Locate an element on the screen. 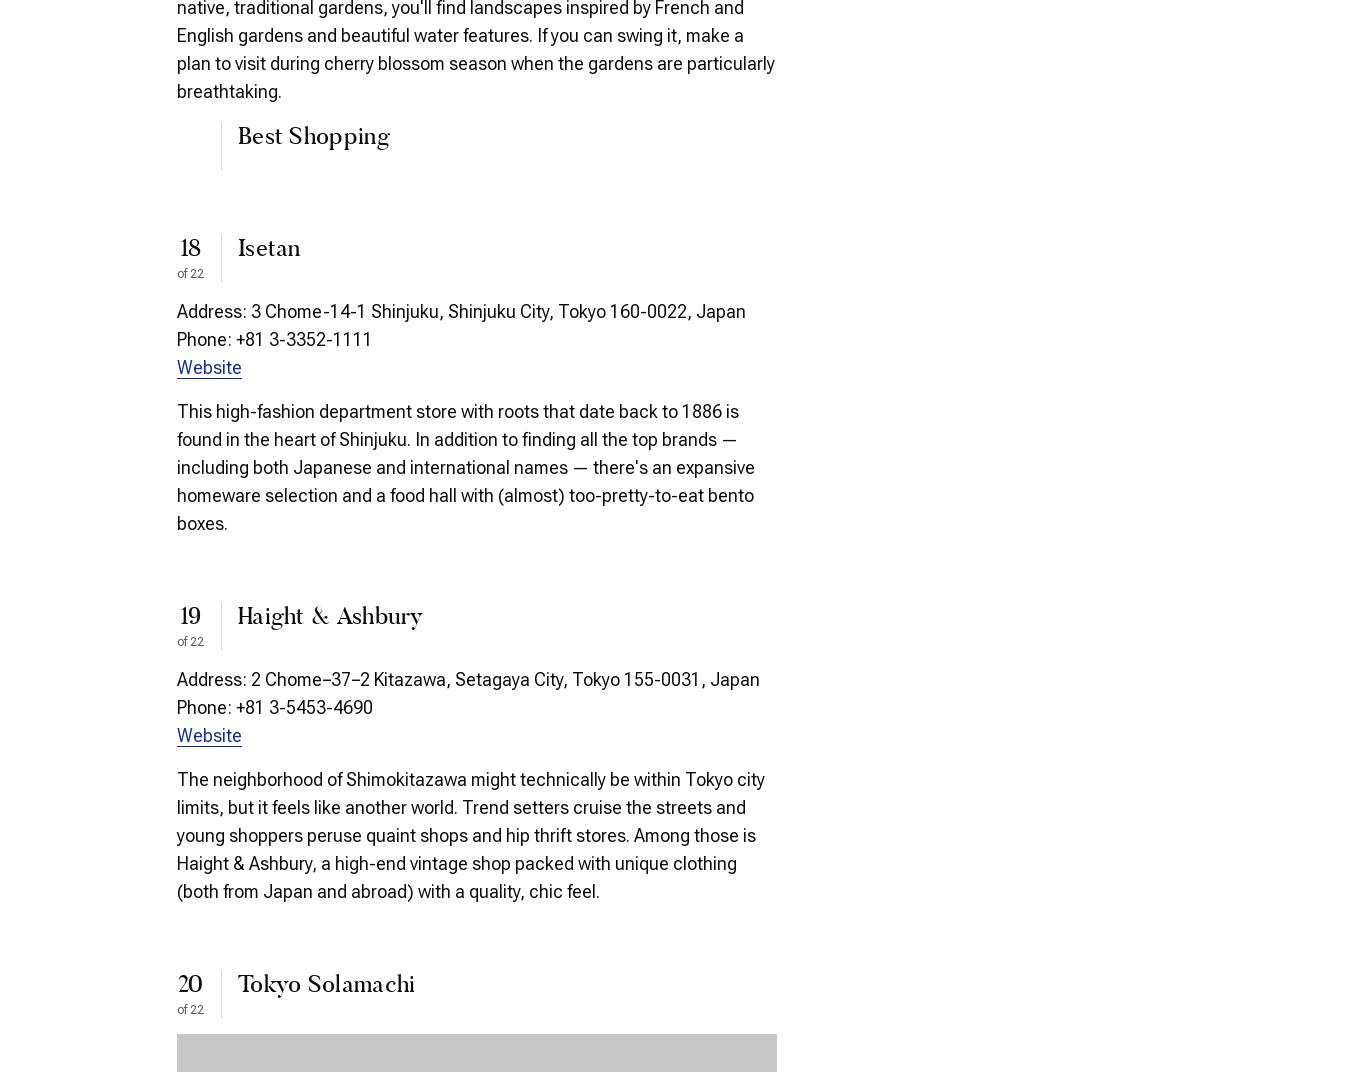  'Isetan' is located at coordinates (237, 249).